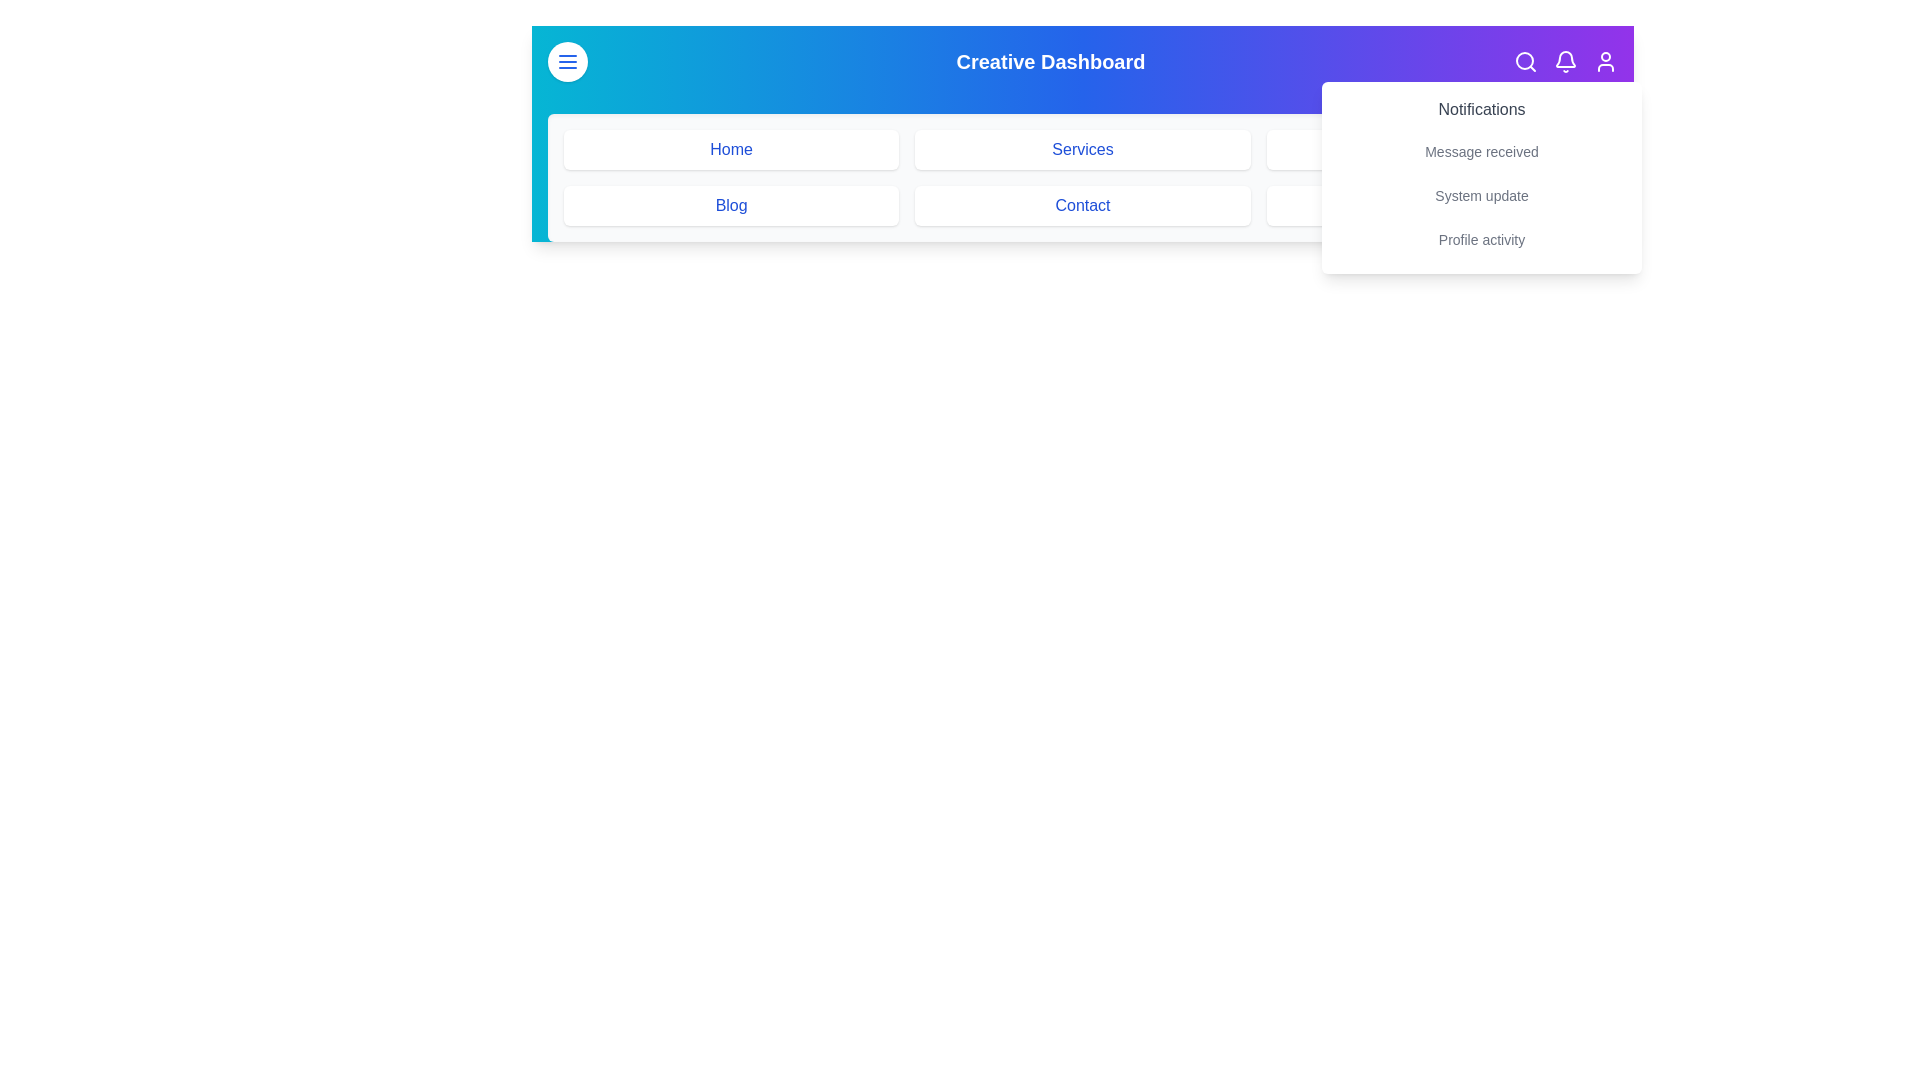 The image size is (1920, 1080). Describe the element at coordinates (730, 205) in the screenshot. I see `the menu item labeled Blog to navigate to the corresponding section` at that location.